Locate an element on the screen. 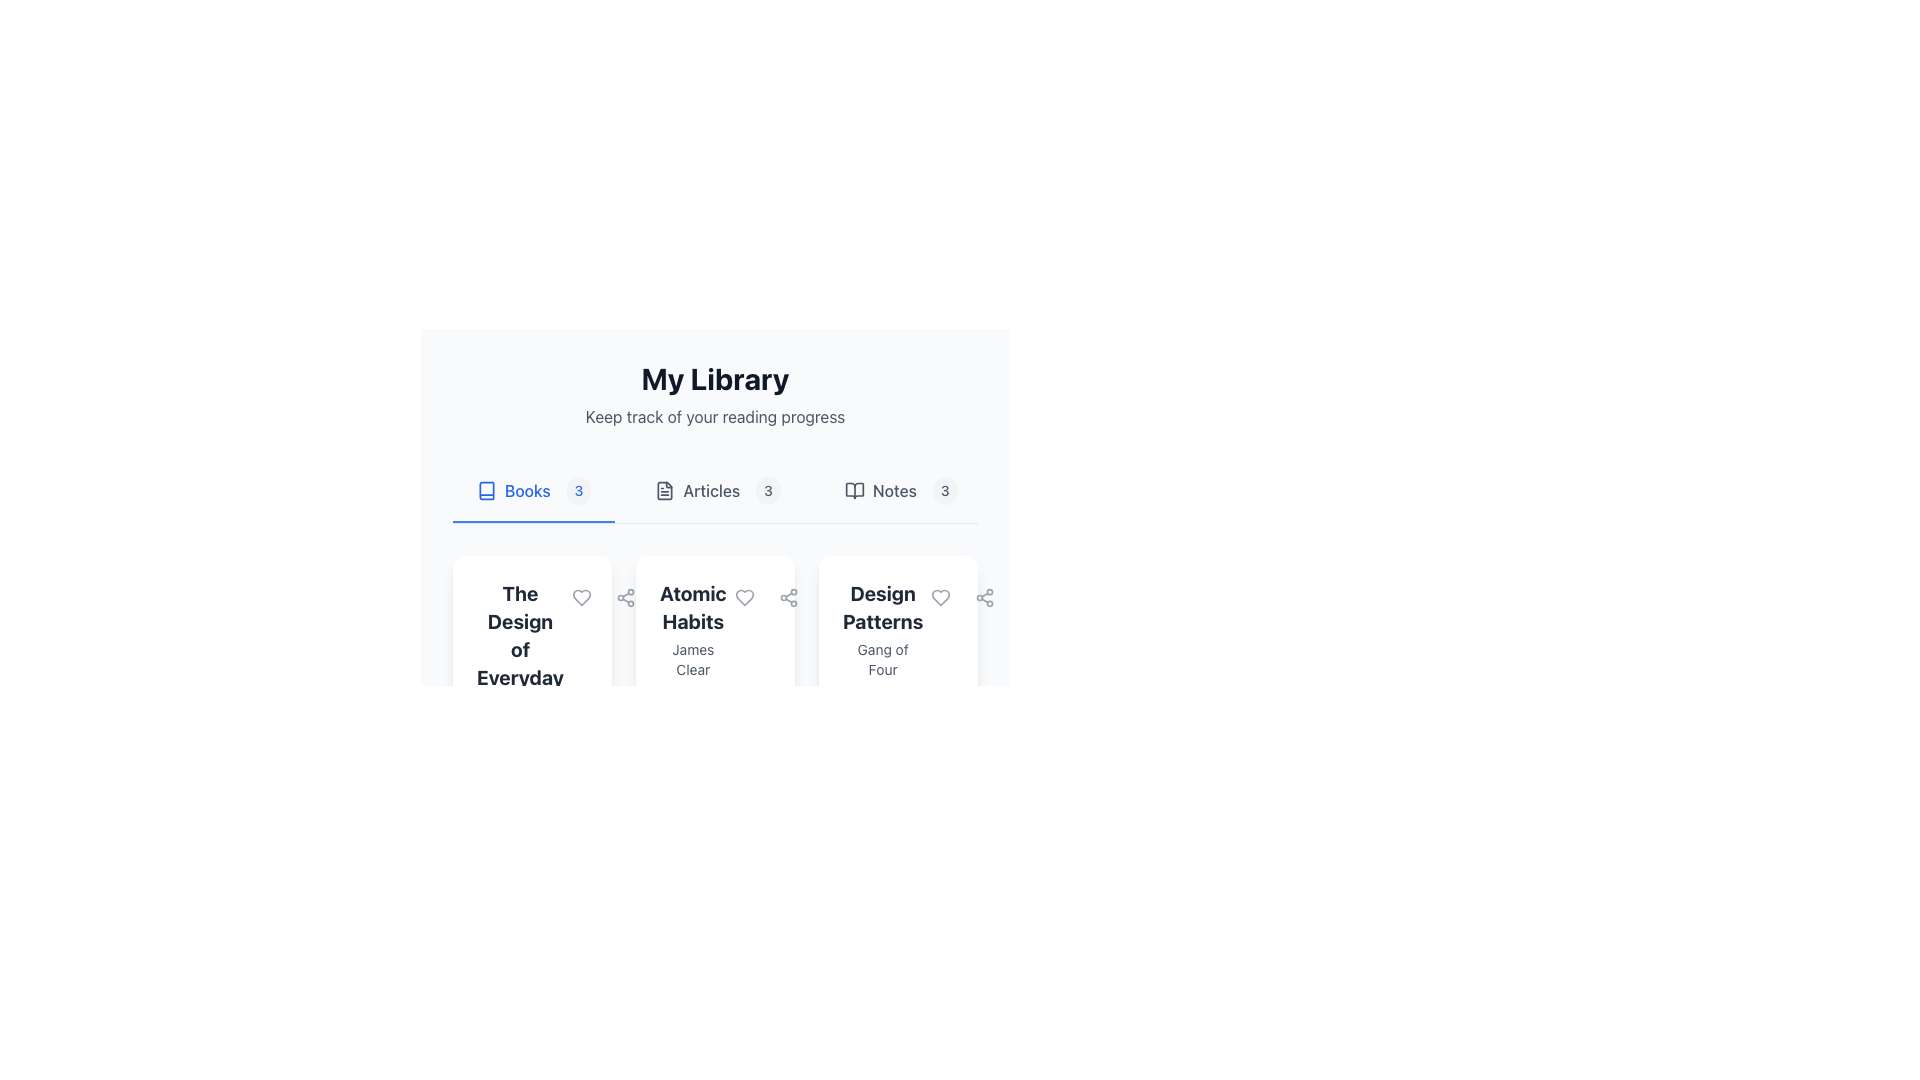 Image resolution: width=1920 pixels, height=1080 pixels. the small square icon resembling a file or document with text lines located in the 'Articles' navigation tab is located at coordinates (665, 490).